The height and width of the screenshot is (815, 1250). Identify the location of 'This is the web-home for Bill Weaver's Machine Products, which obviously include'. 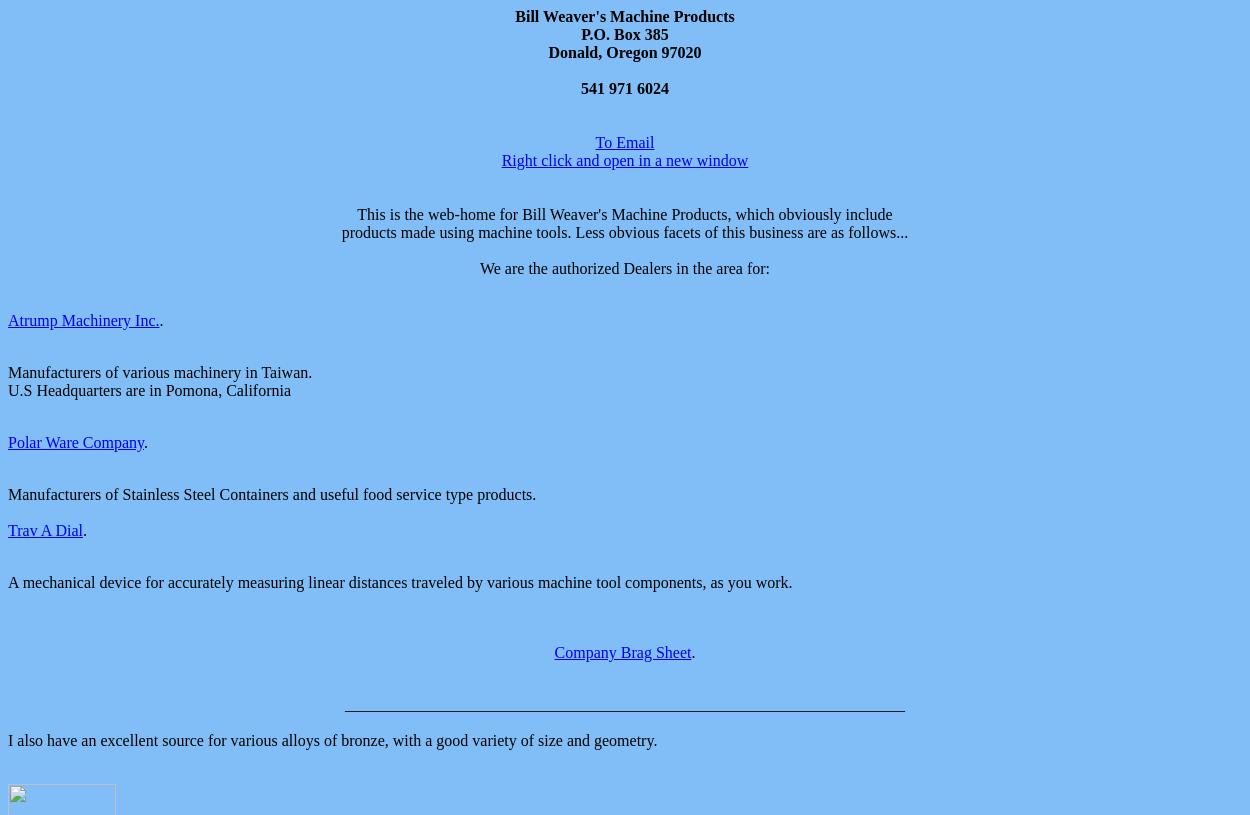
(623, 214).